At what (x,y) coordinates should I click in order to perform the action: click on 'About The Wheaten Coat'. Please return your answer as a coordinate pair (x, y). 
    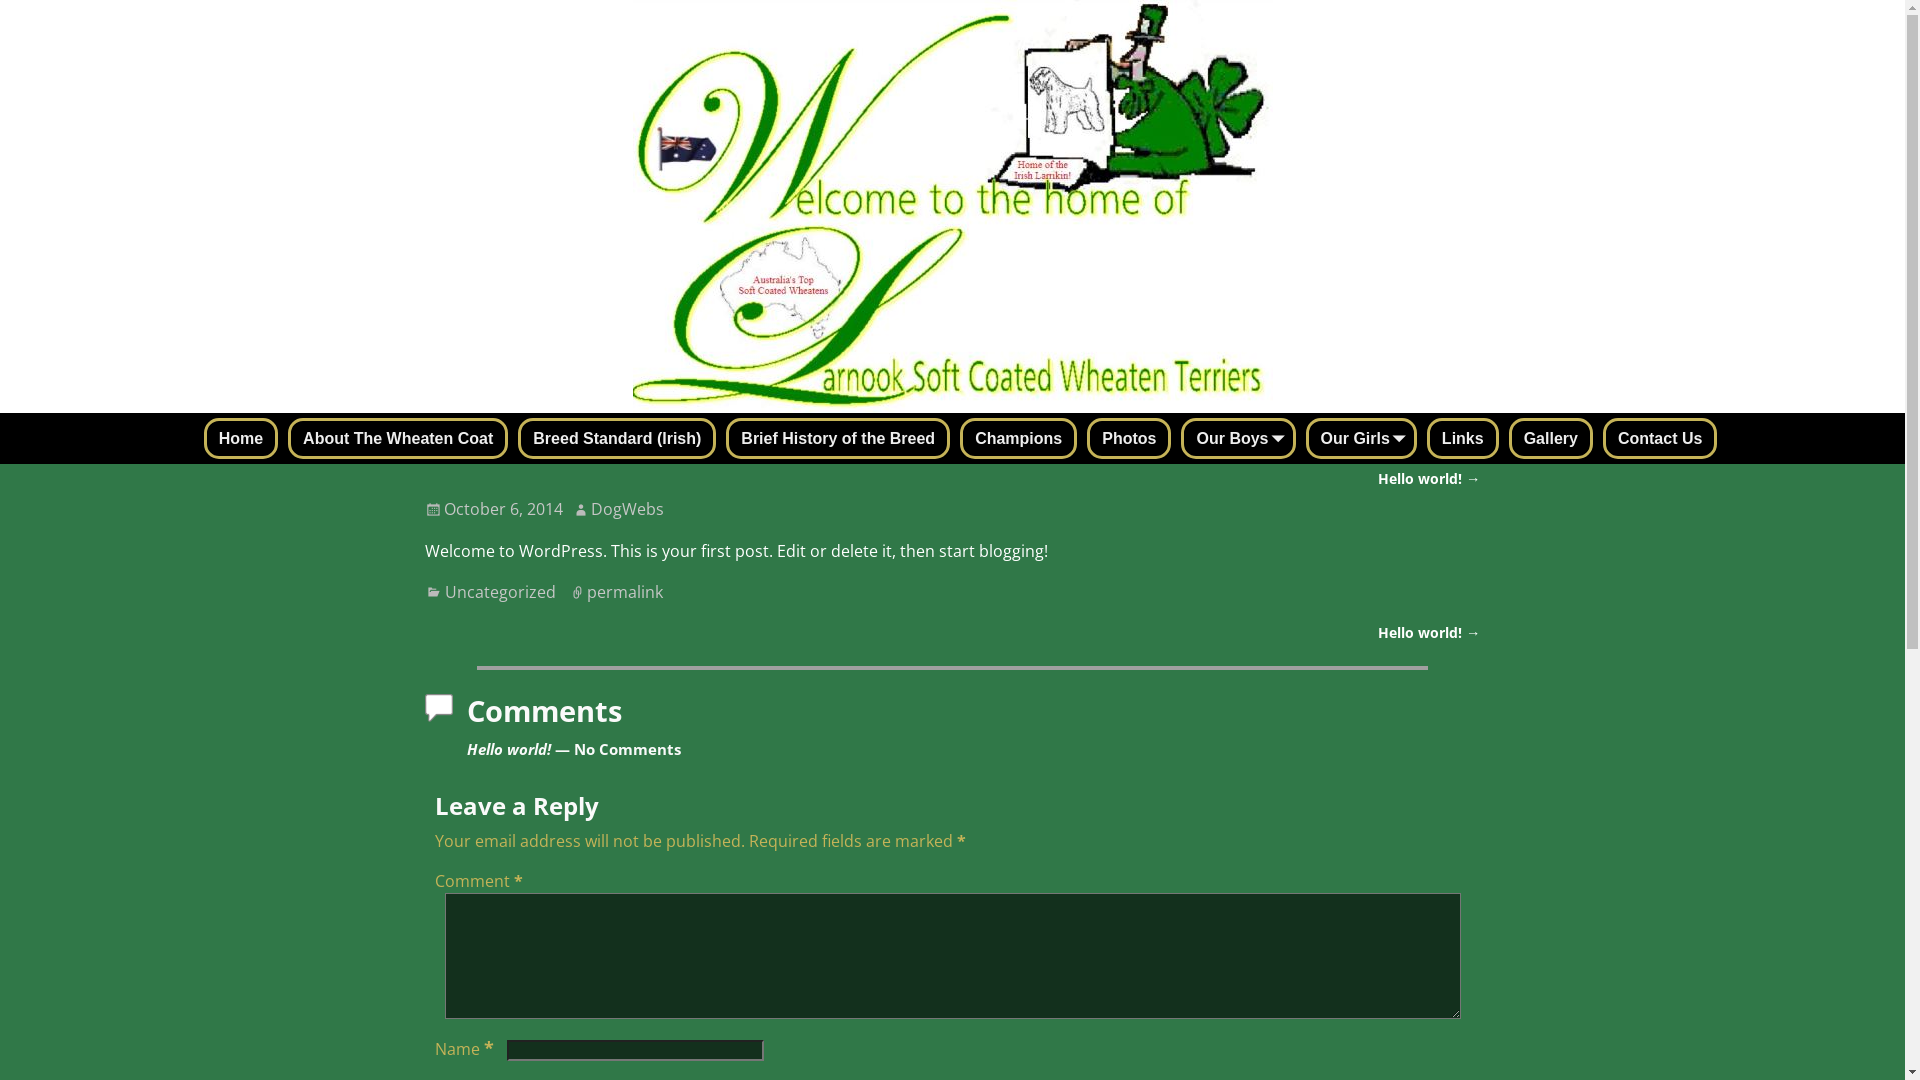
    Looking at the image, I should click on (398, 437).